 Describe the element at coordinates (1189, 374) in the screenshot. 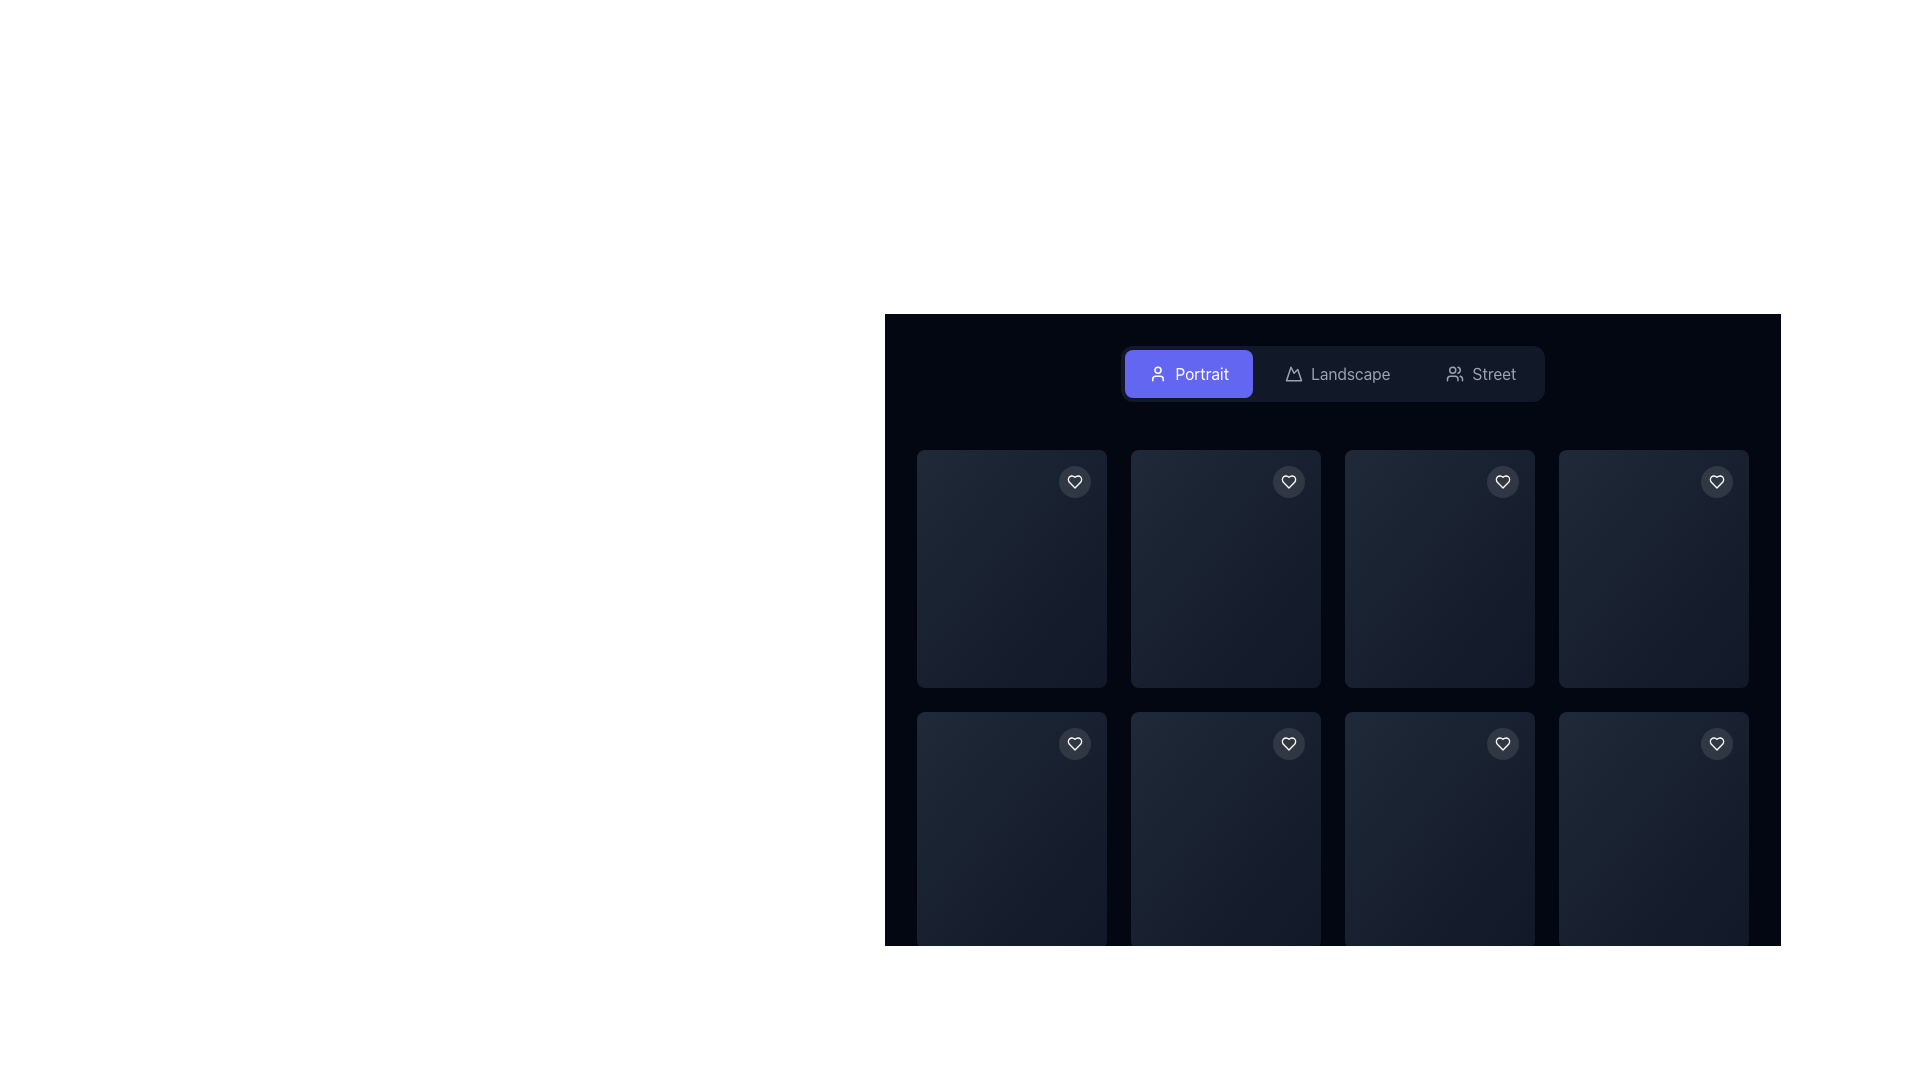

I see `the button labeled 'Portrait' which is styled with a purple background and contains a user silhouette icon` at that location.